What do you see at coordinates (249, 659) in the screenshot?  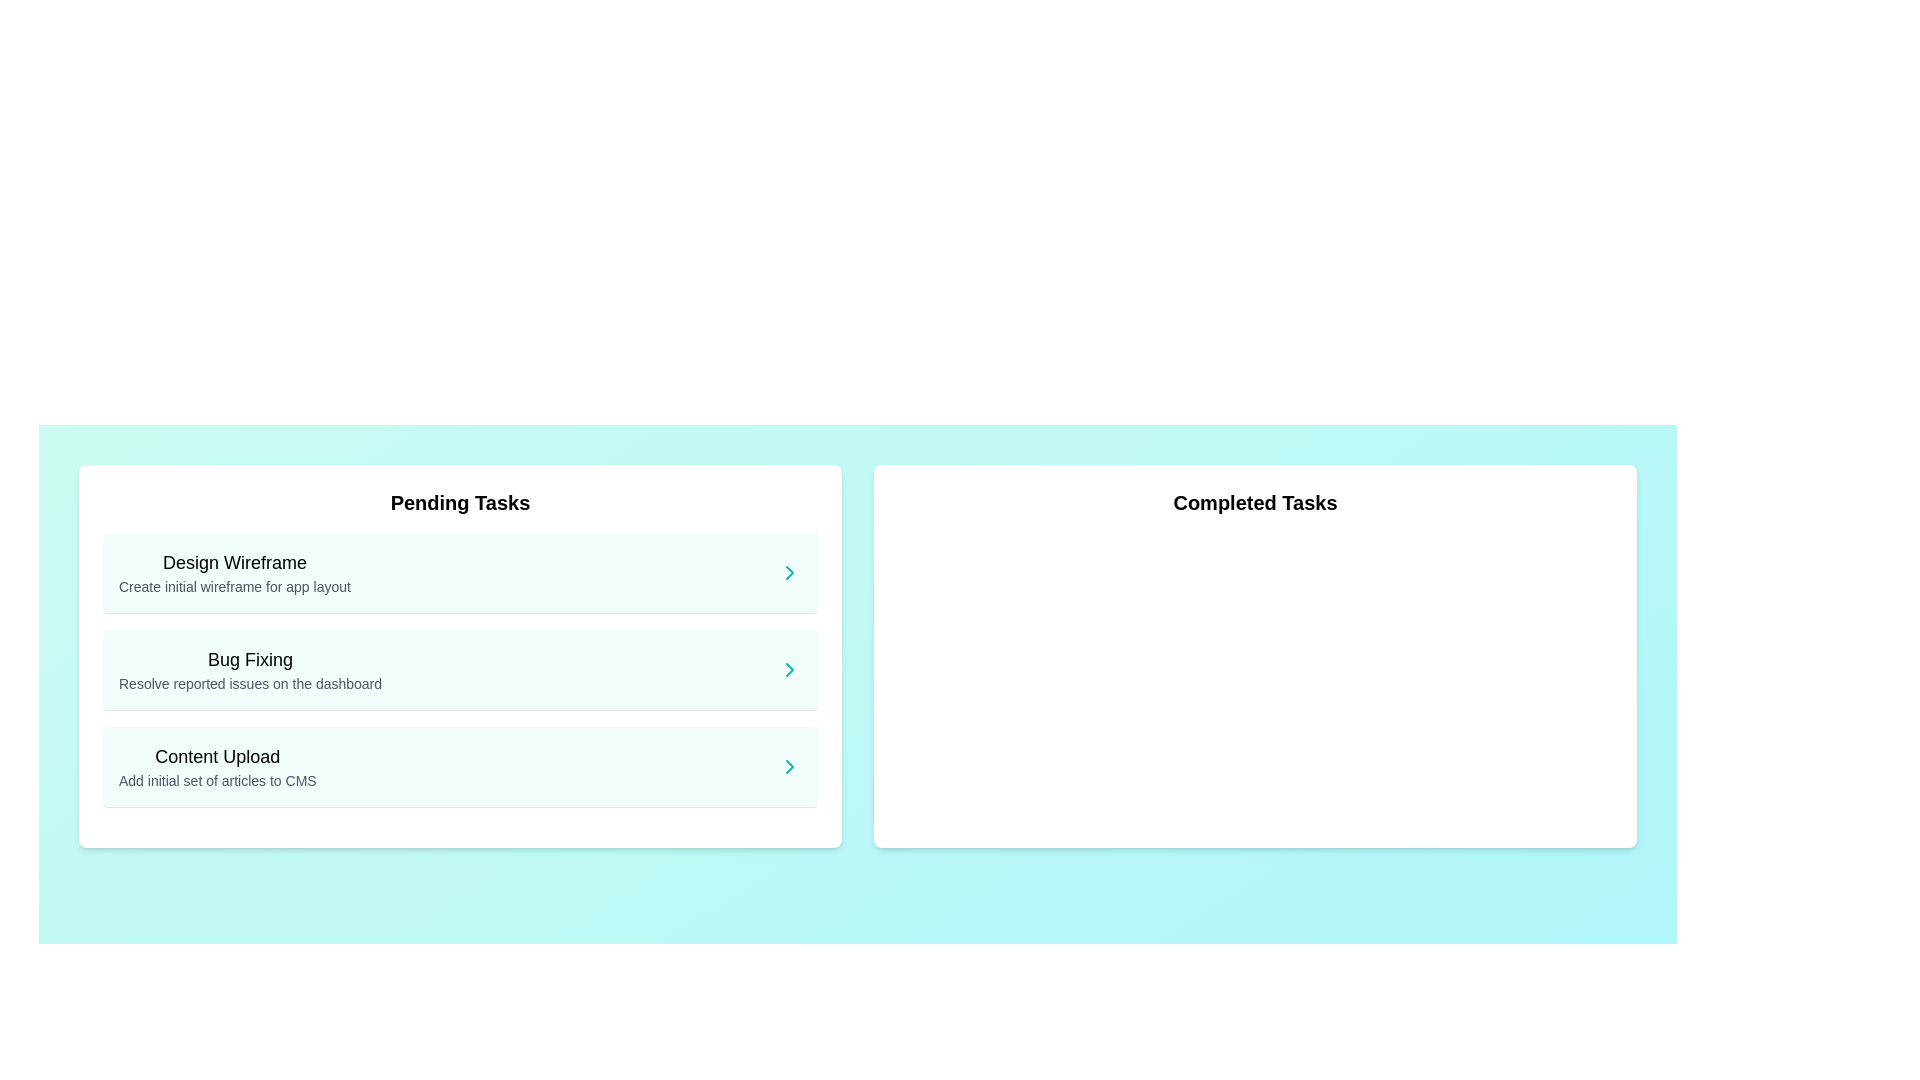 I see `the 'Bug Fixing' text label located in the second card under the 'Pending Tasks' section, positioned above the description text` at bounding box center [249, 659].